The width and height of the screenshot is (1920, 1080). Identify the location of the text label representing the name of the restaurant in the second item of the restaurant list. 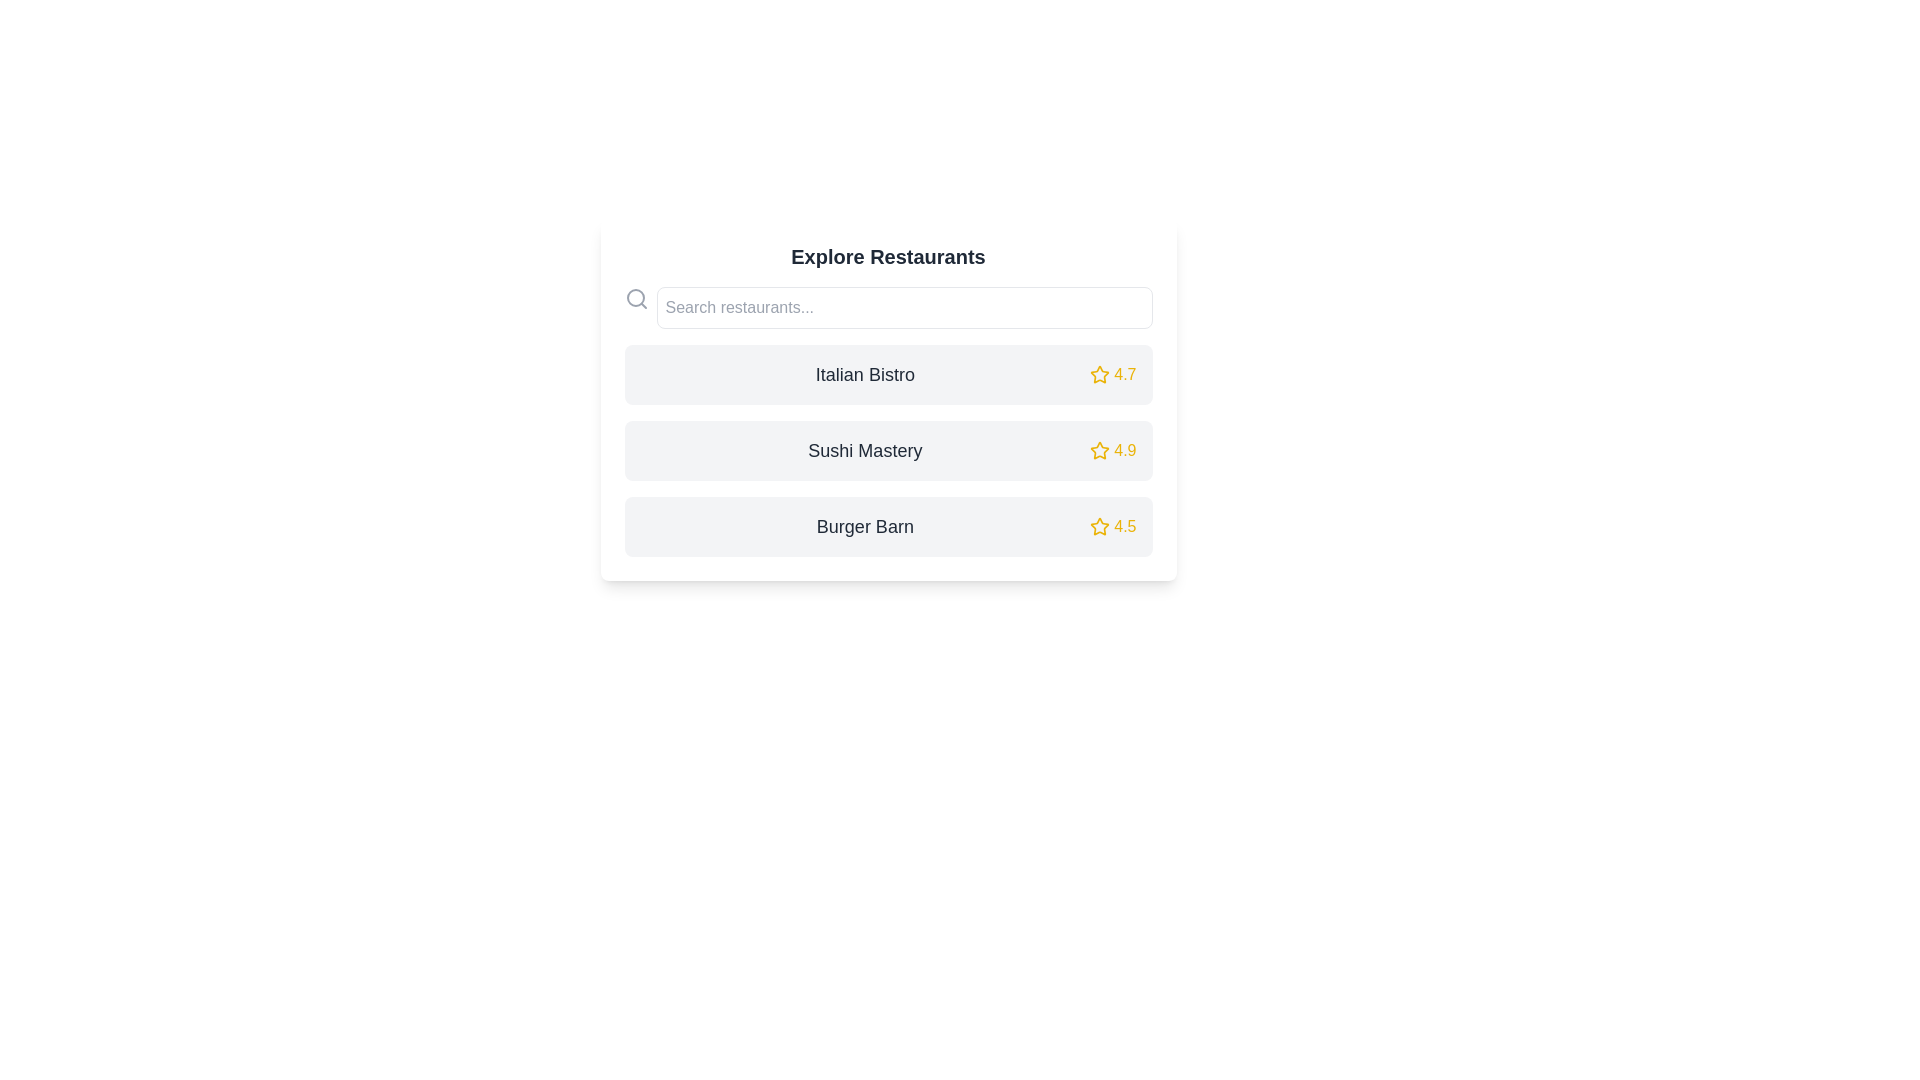
(865, 451).